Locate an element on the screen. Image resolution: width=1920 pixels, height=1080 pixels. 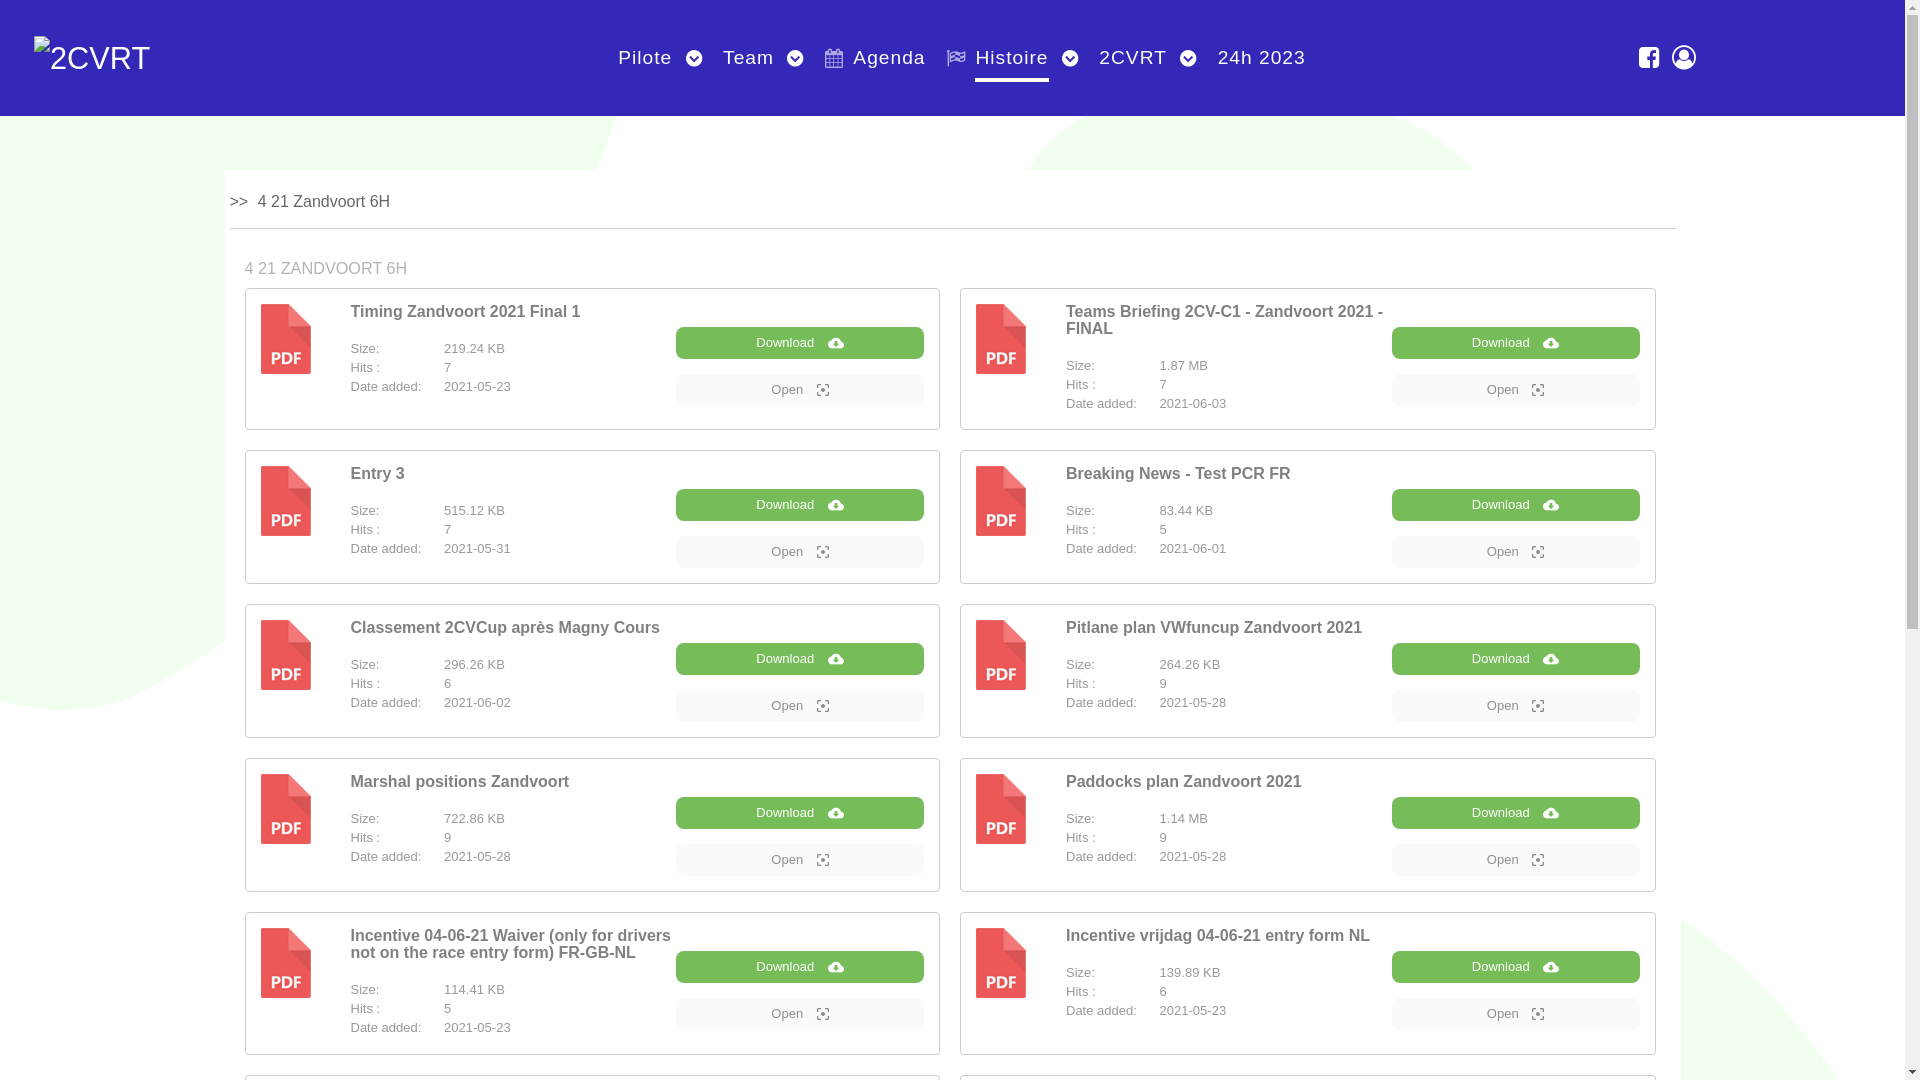
'Paddocks plan Zandvoort 2021' is located at coordinates (1064, 780).